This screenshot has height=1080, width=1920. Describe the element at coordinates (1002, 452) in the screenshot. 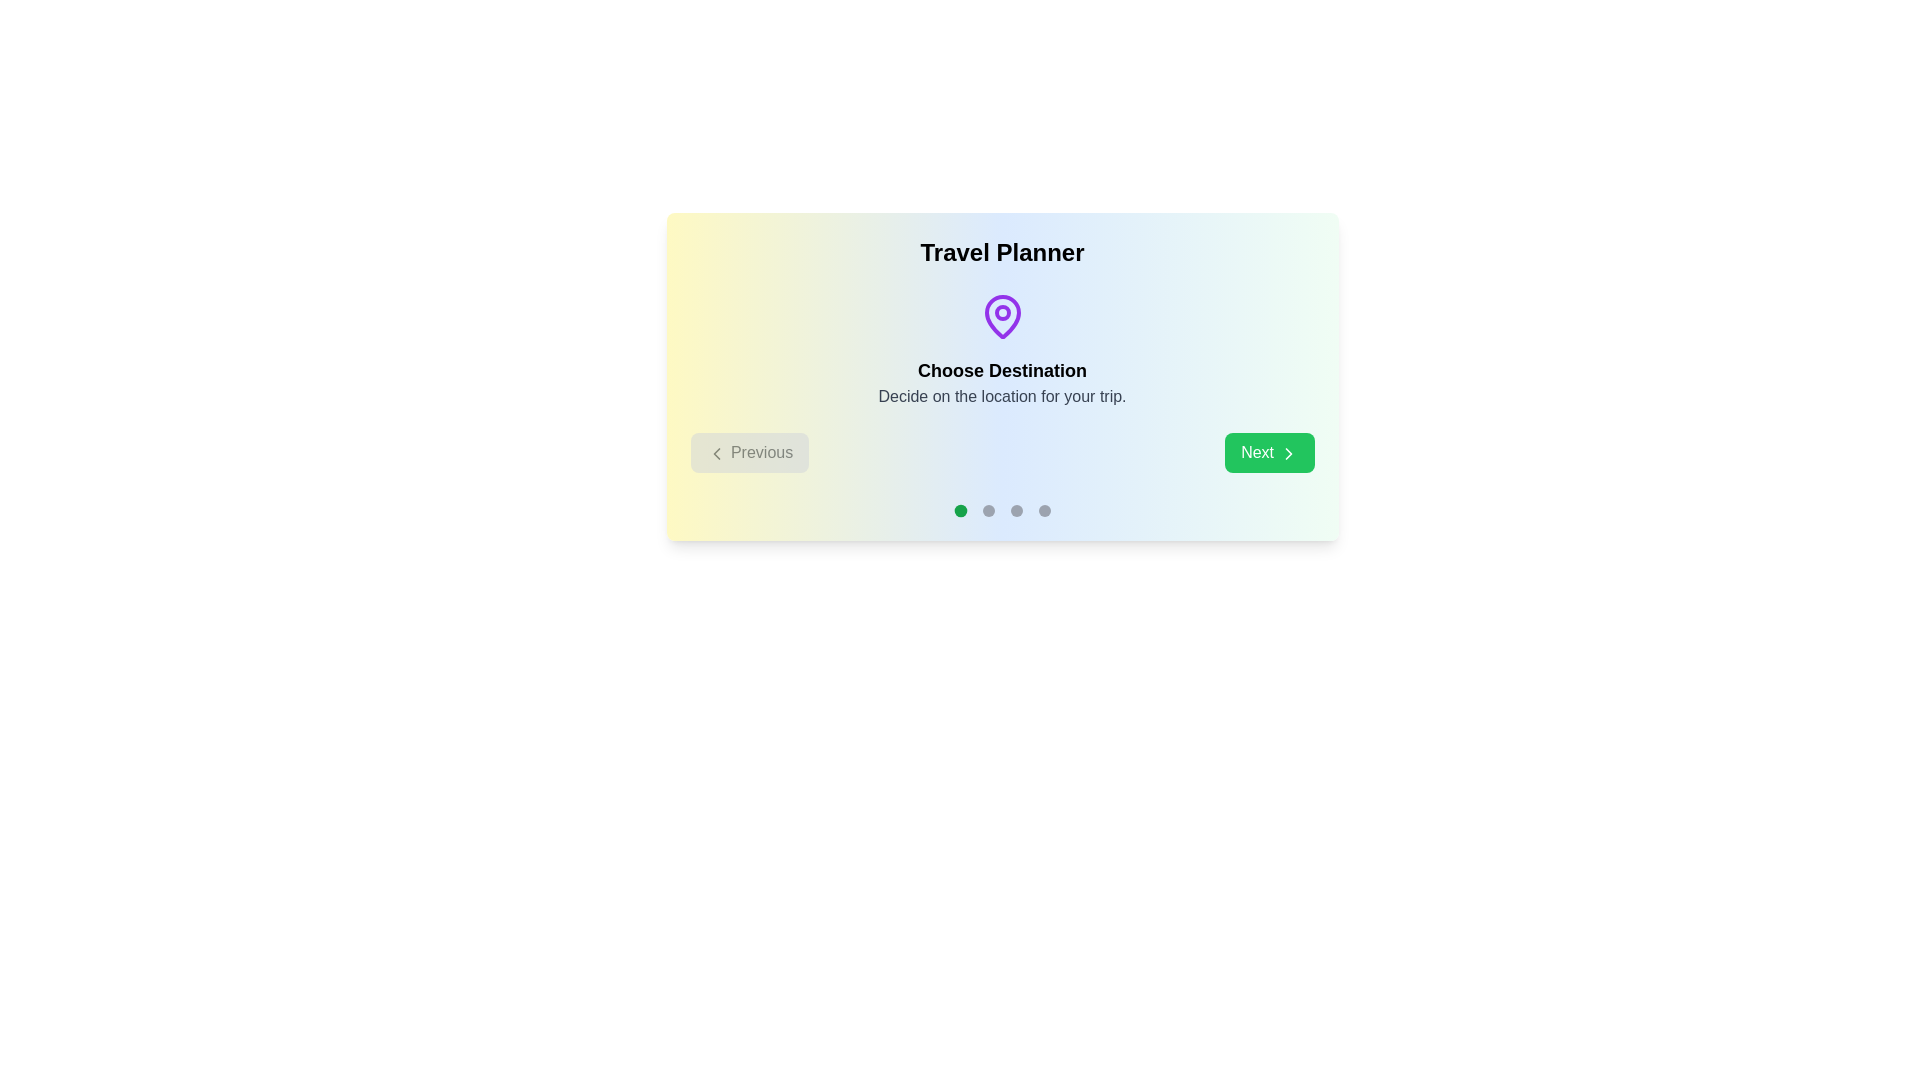

I see `the 'Previous' button in the navigation control of the 'Travel Planner' card` at that location.